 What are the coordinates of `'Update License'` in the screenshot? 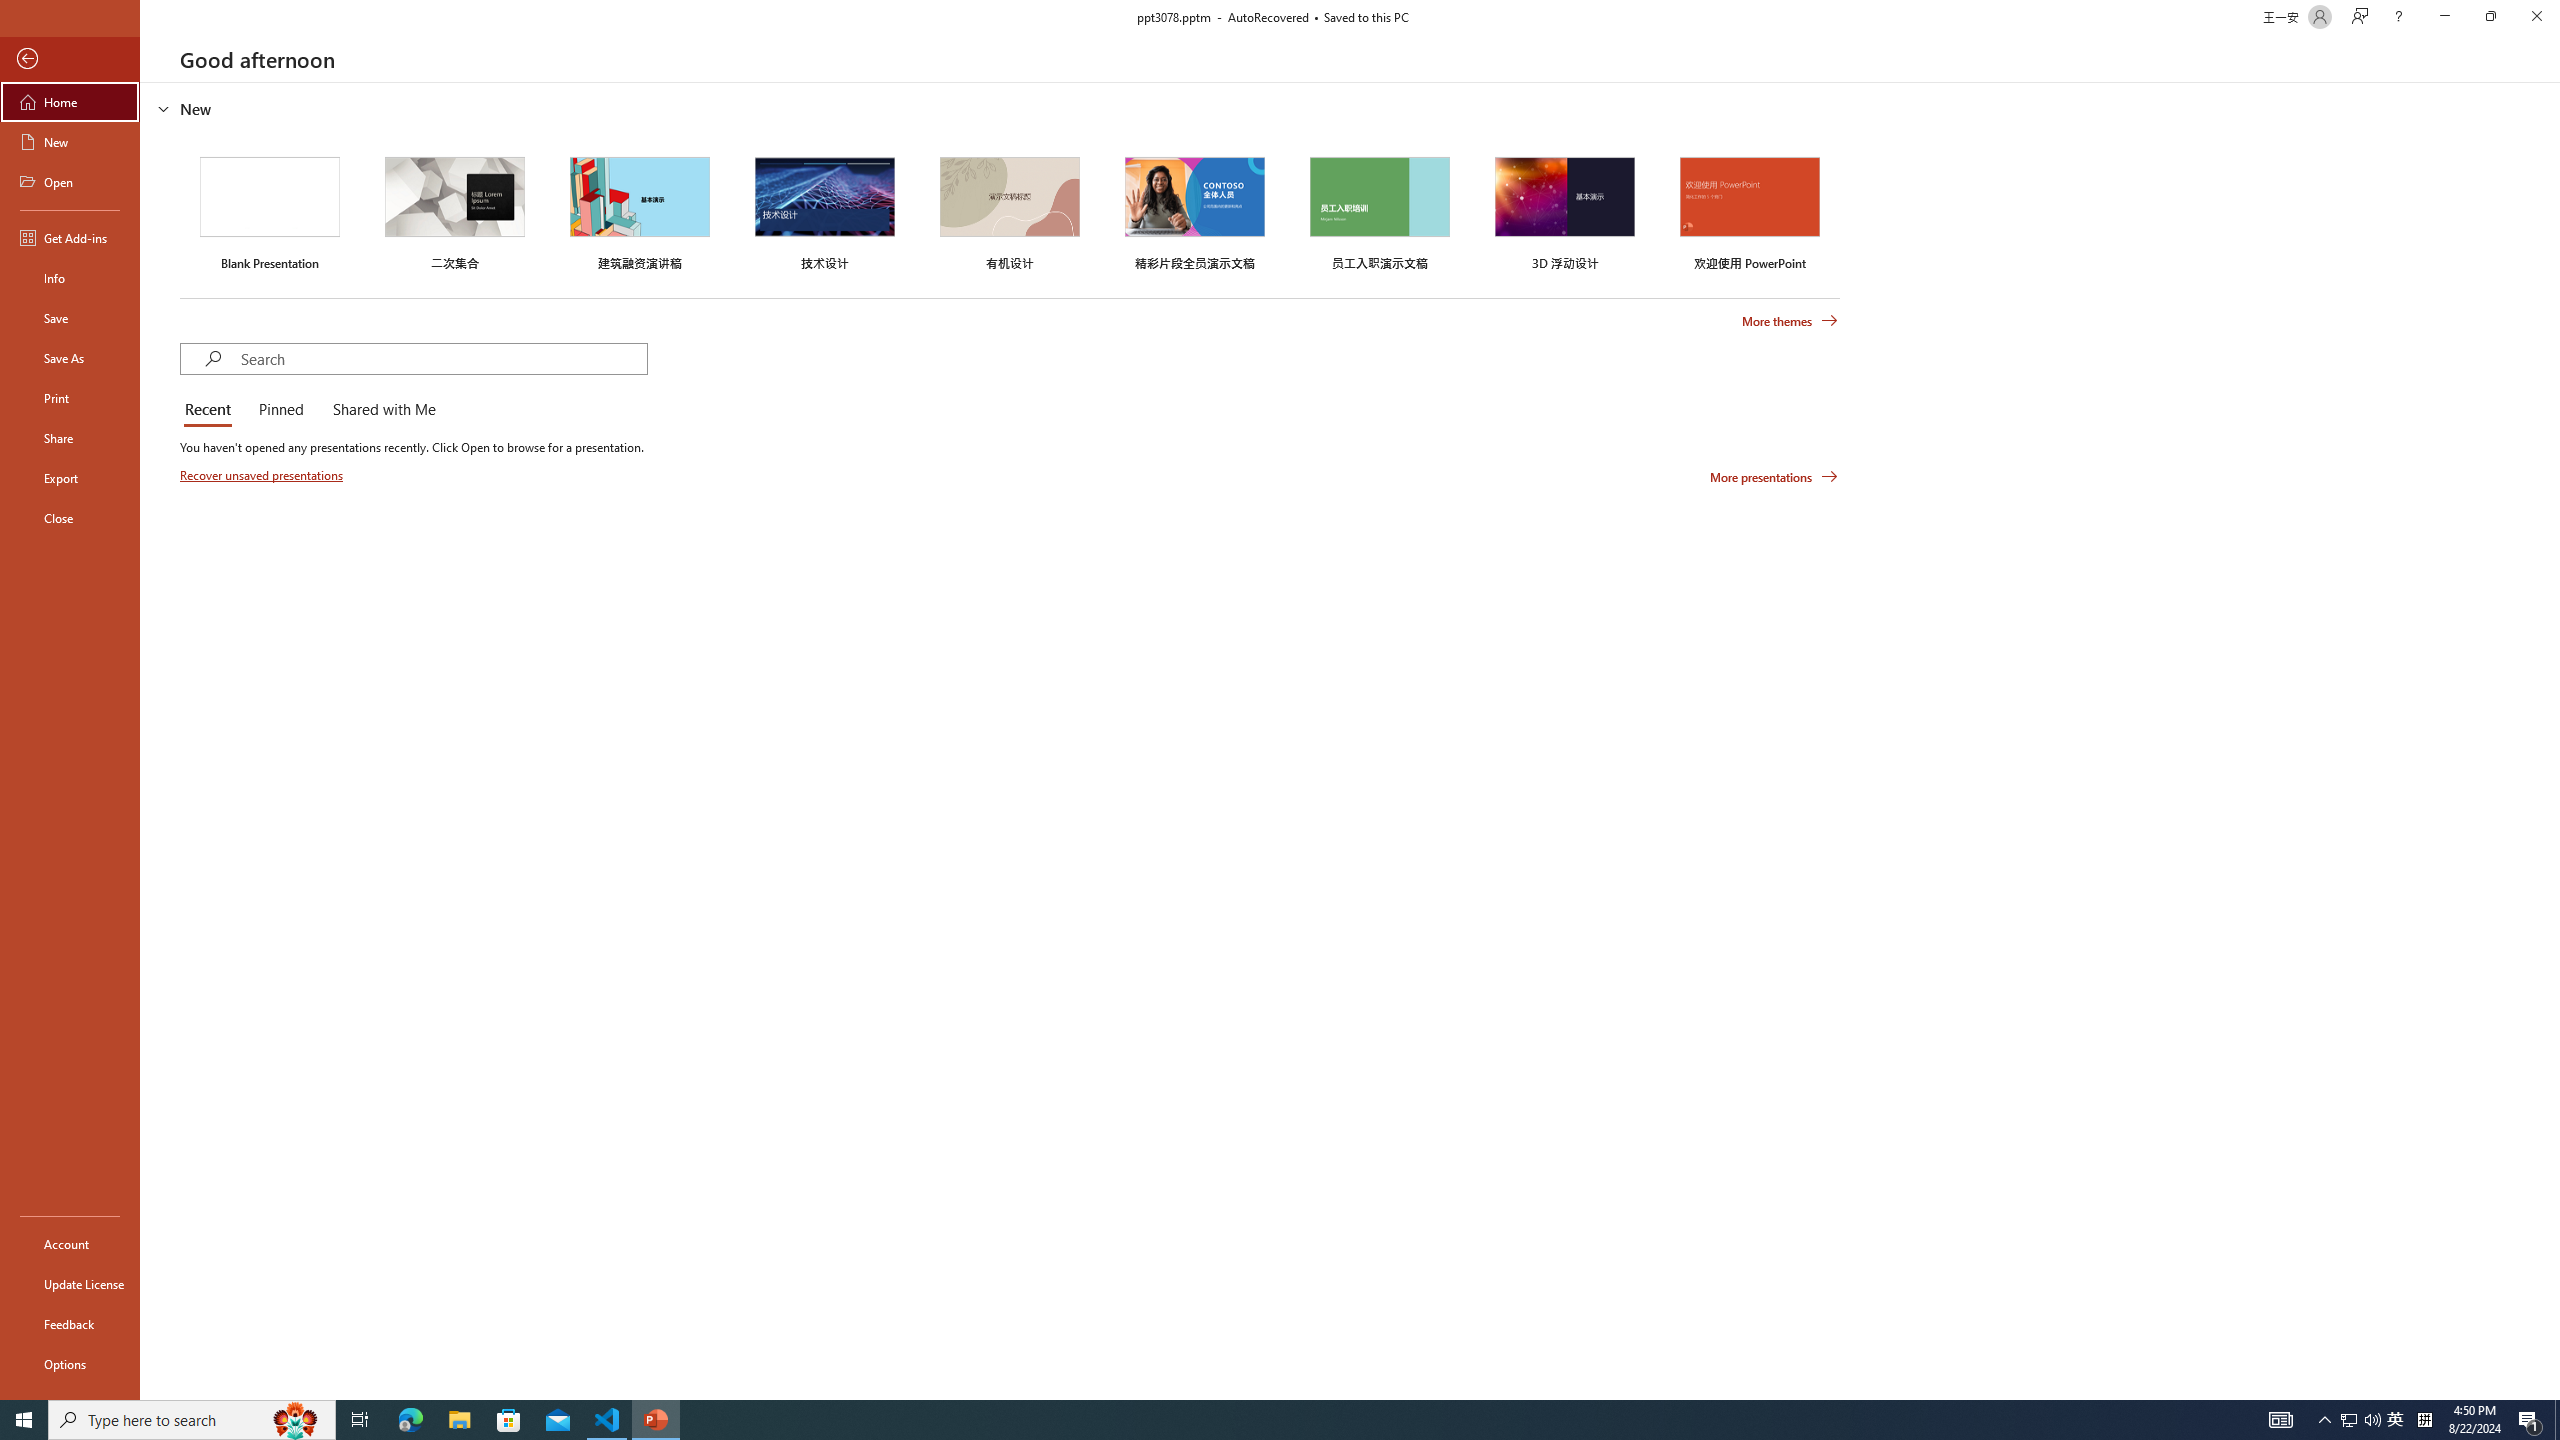 It's located at (69, 1283).